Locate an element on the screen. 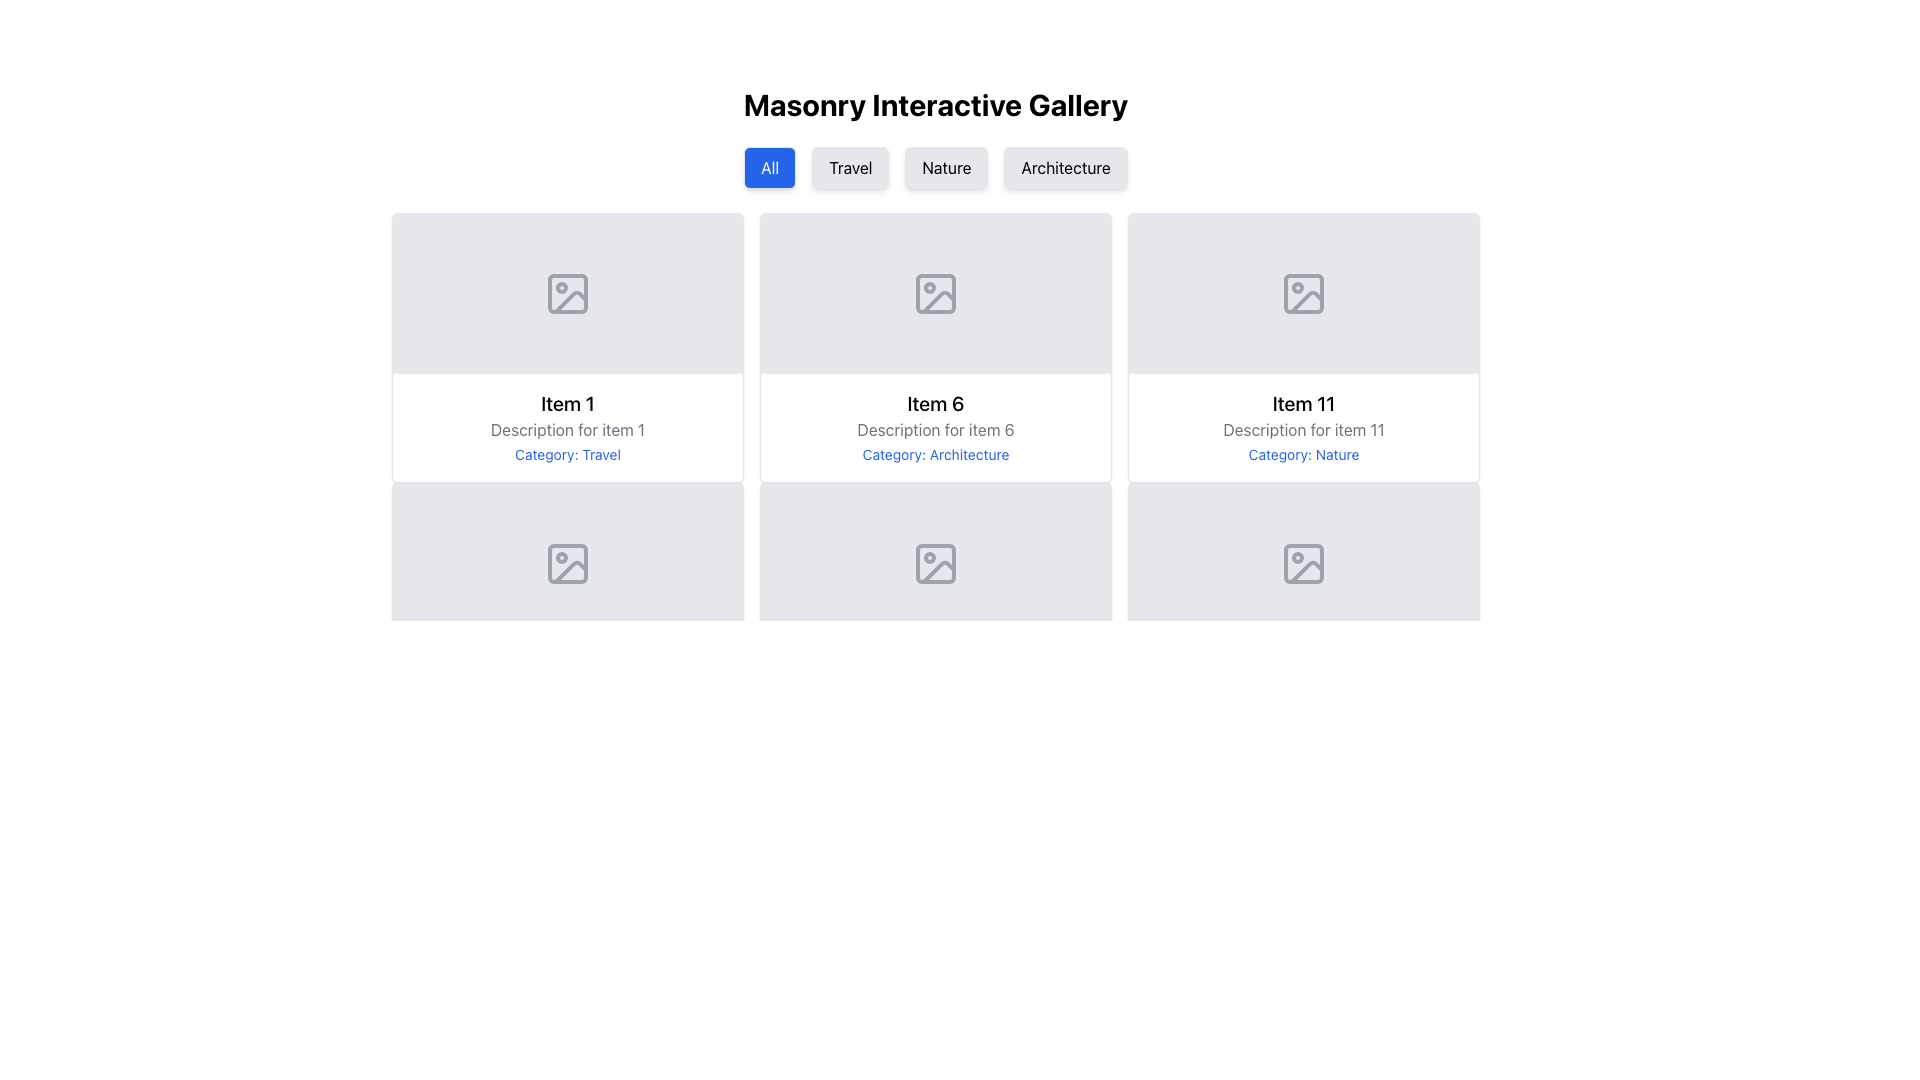 The height and width of the screenshot is (1080, 1920). the Navigation Bar directly below the 'Masonry Interactive Gallery' heading to trigger effects is located at coordinates (935, 167).